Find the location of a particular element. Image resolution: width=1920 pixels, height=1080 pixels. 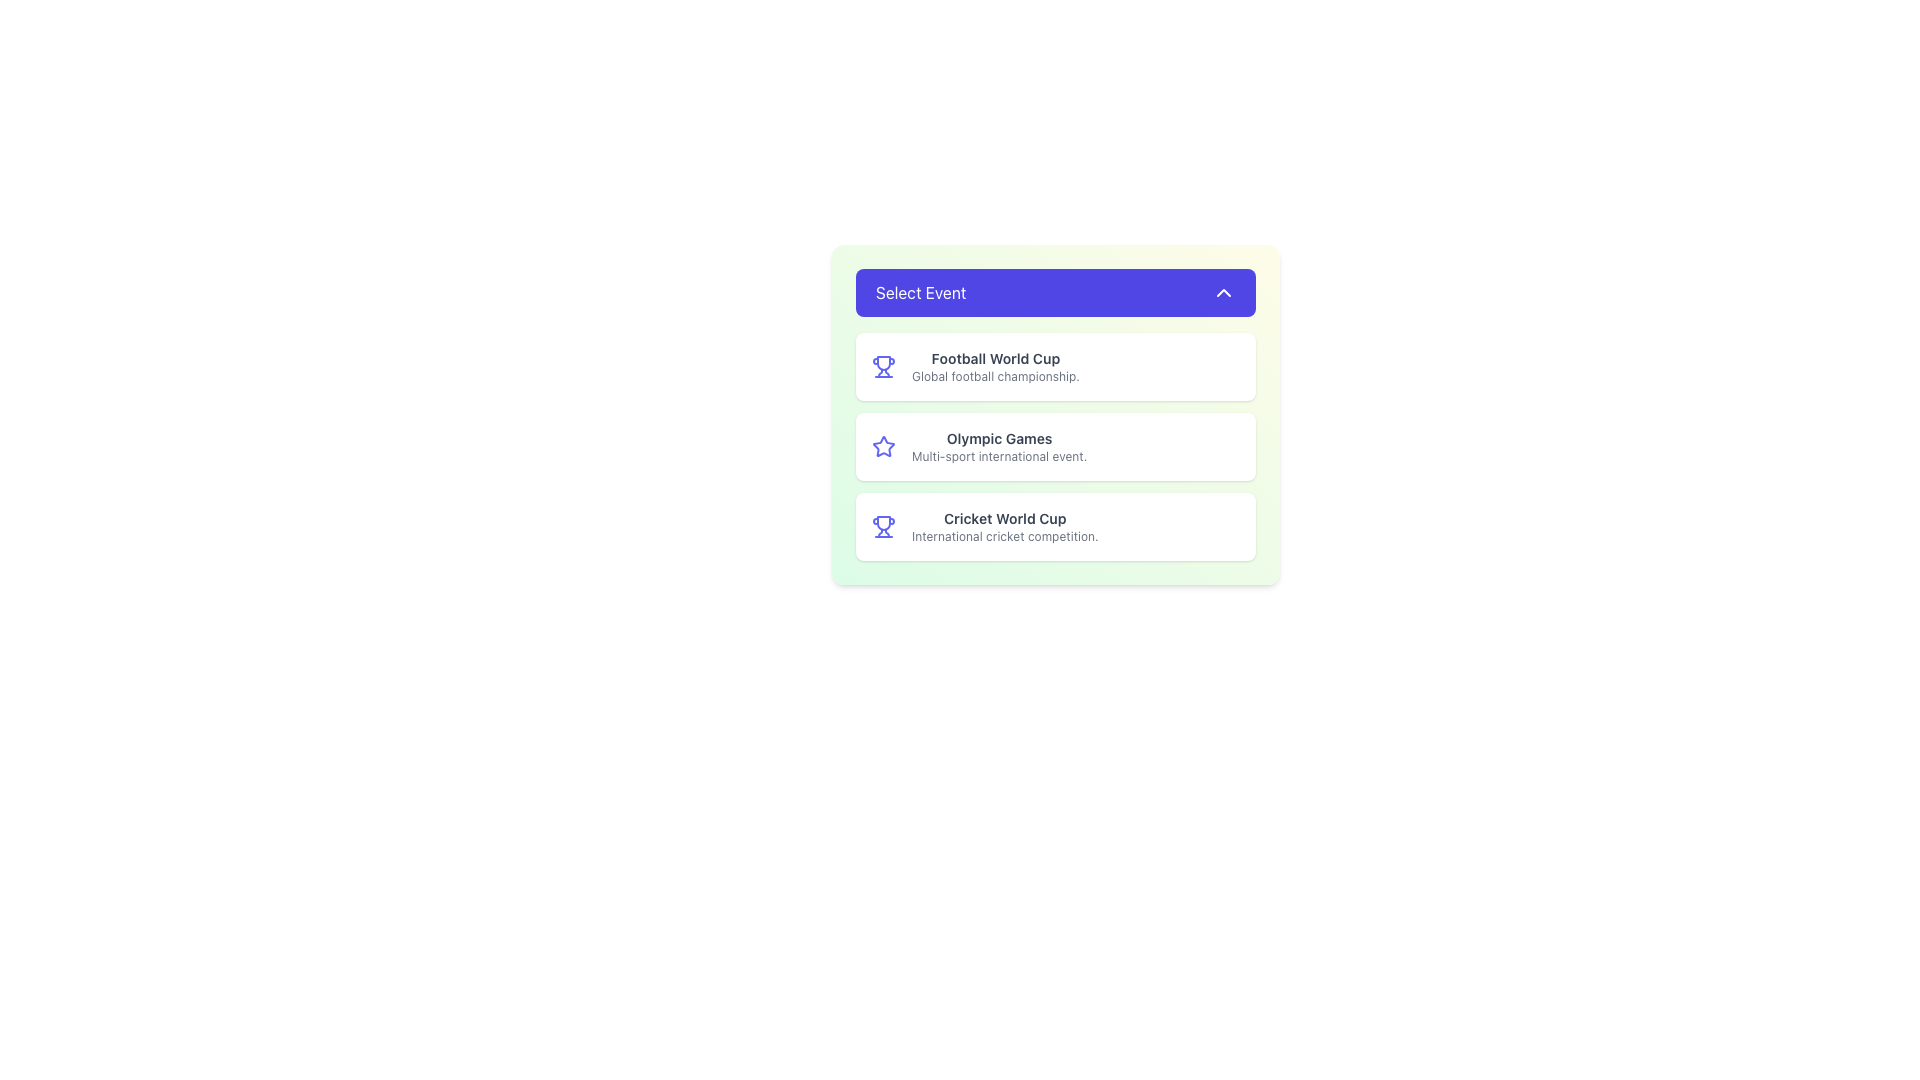

the text block that displays 'Football World Cup' within the list under the 'Select Event' dropdown, which is part of a card styled with a trophy icon is located at coordinates (995, 366).